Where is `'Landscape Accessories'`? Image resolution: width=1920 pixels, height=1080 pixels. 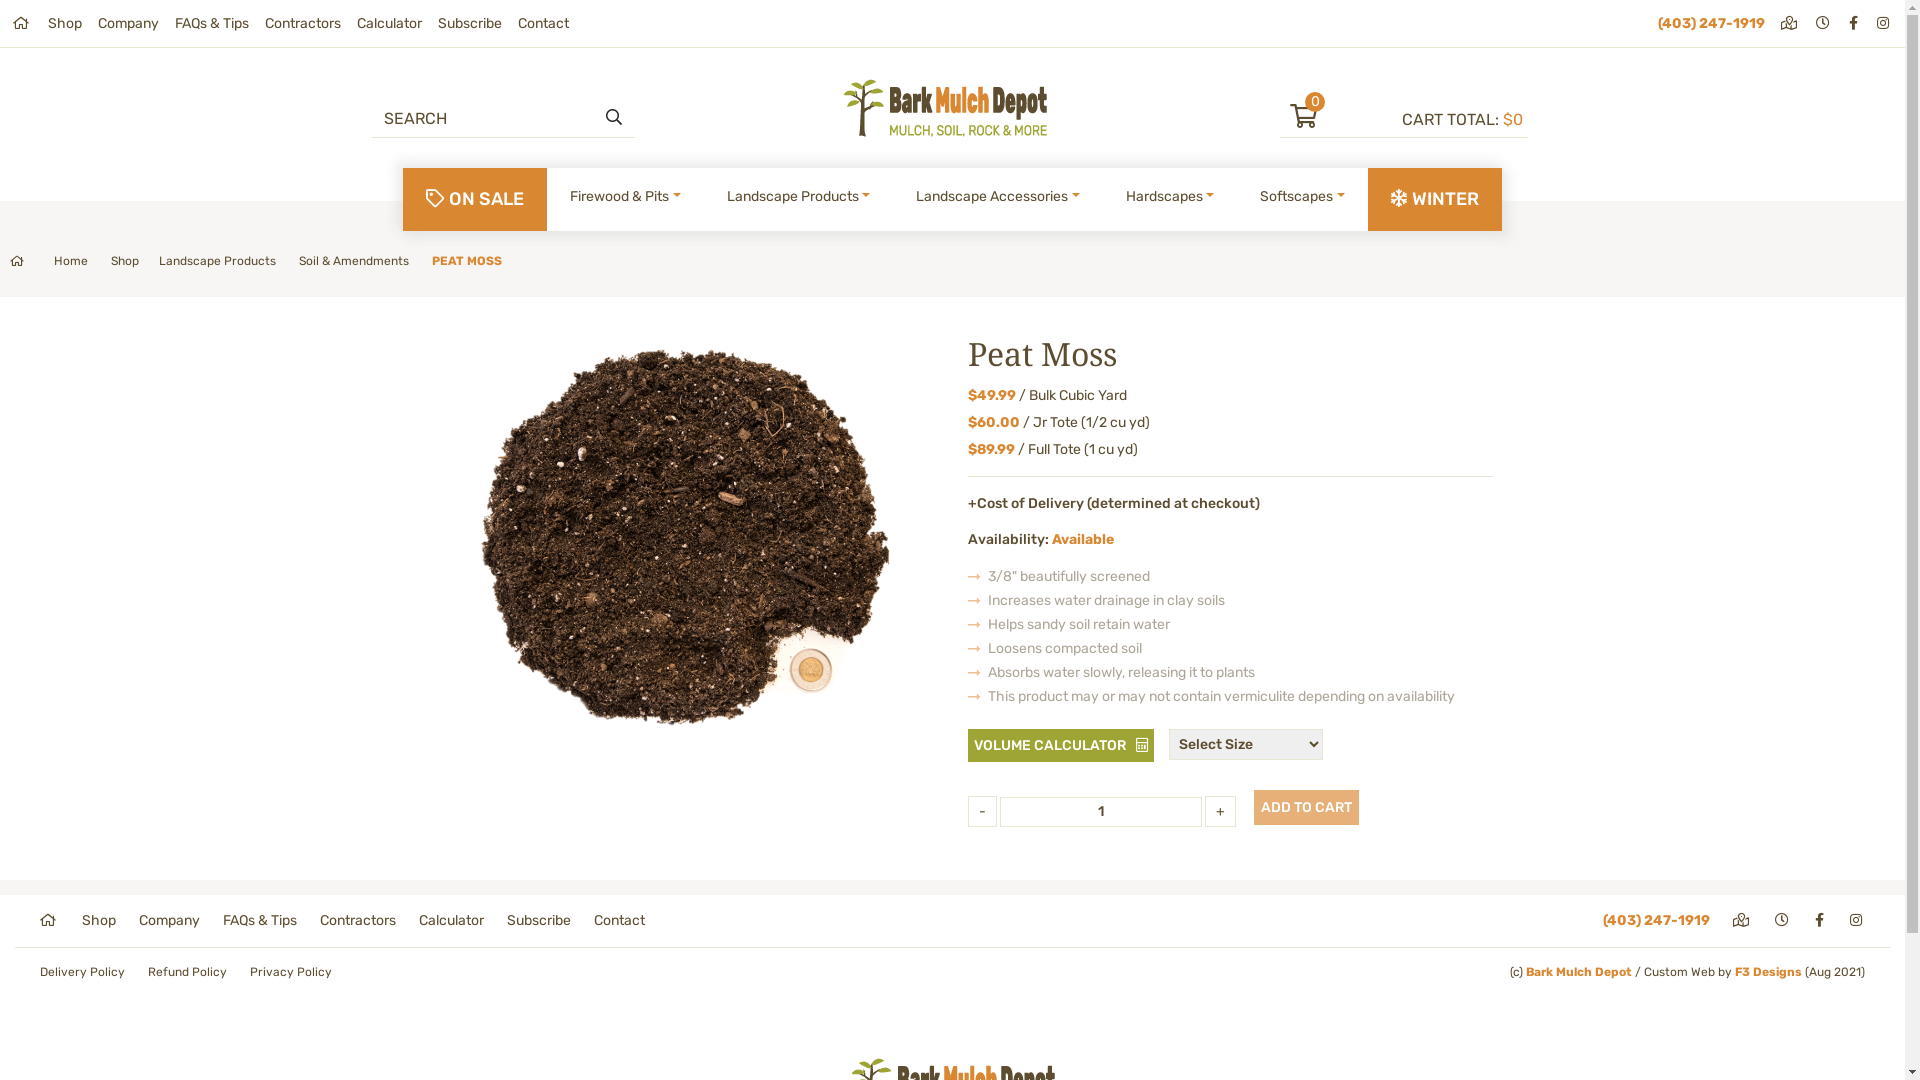 'Landscape Accessories' is located at coordinates (998, 196).